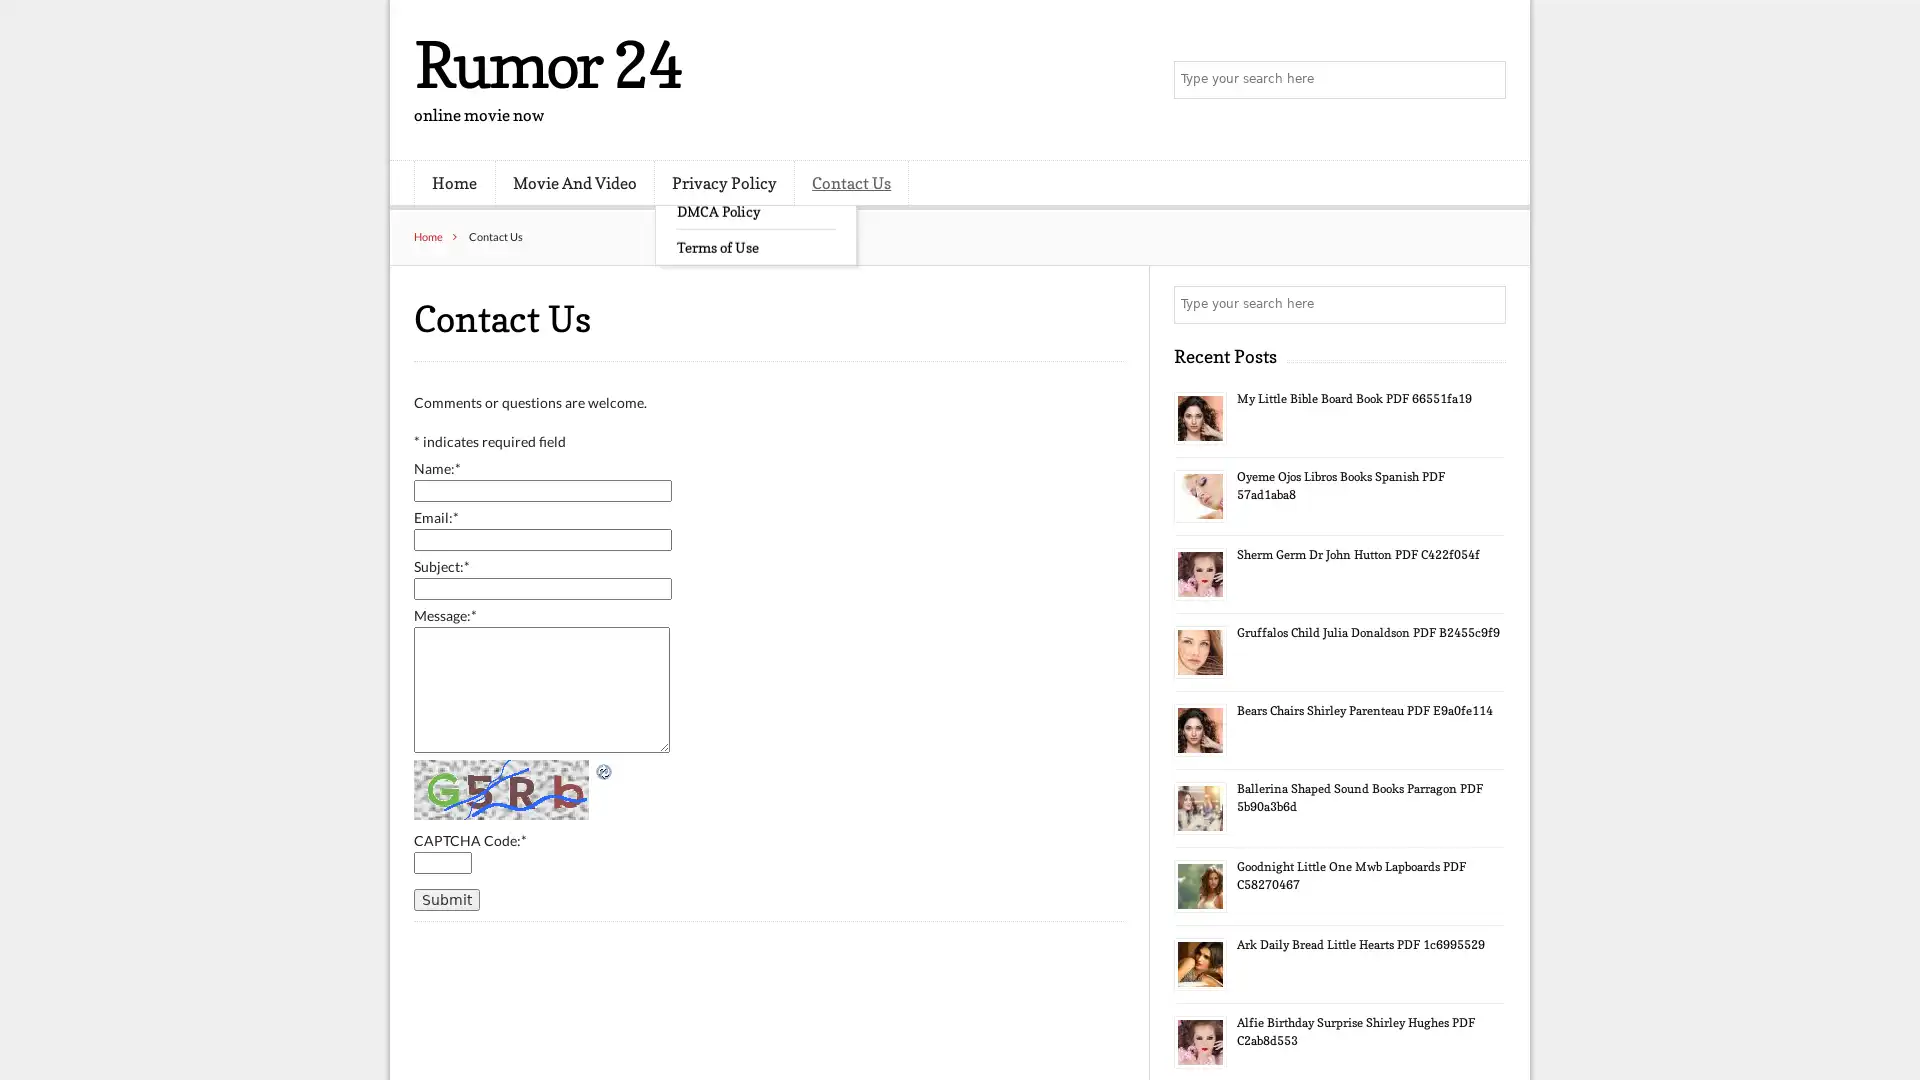  Describe the element at coordinates (445, 897) in the screenshot. I see `Submit` at that location.